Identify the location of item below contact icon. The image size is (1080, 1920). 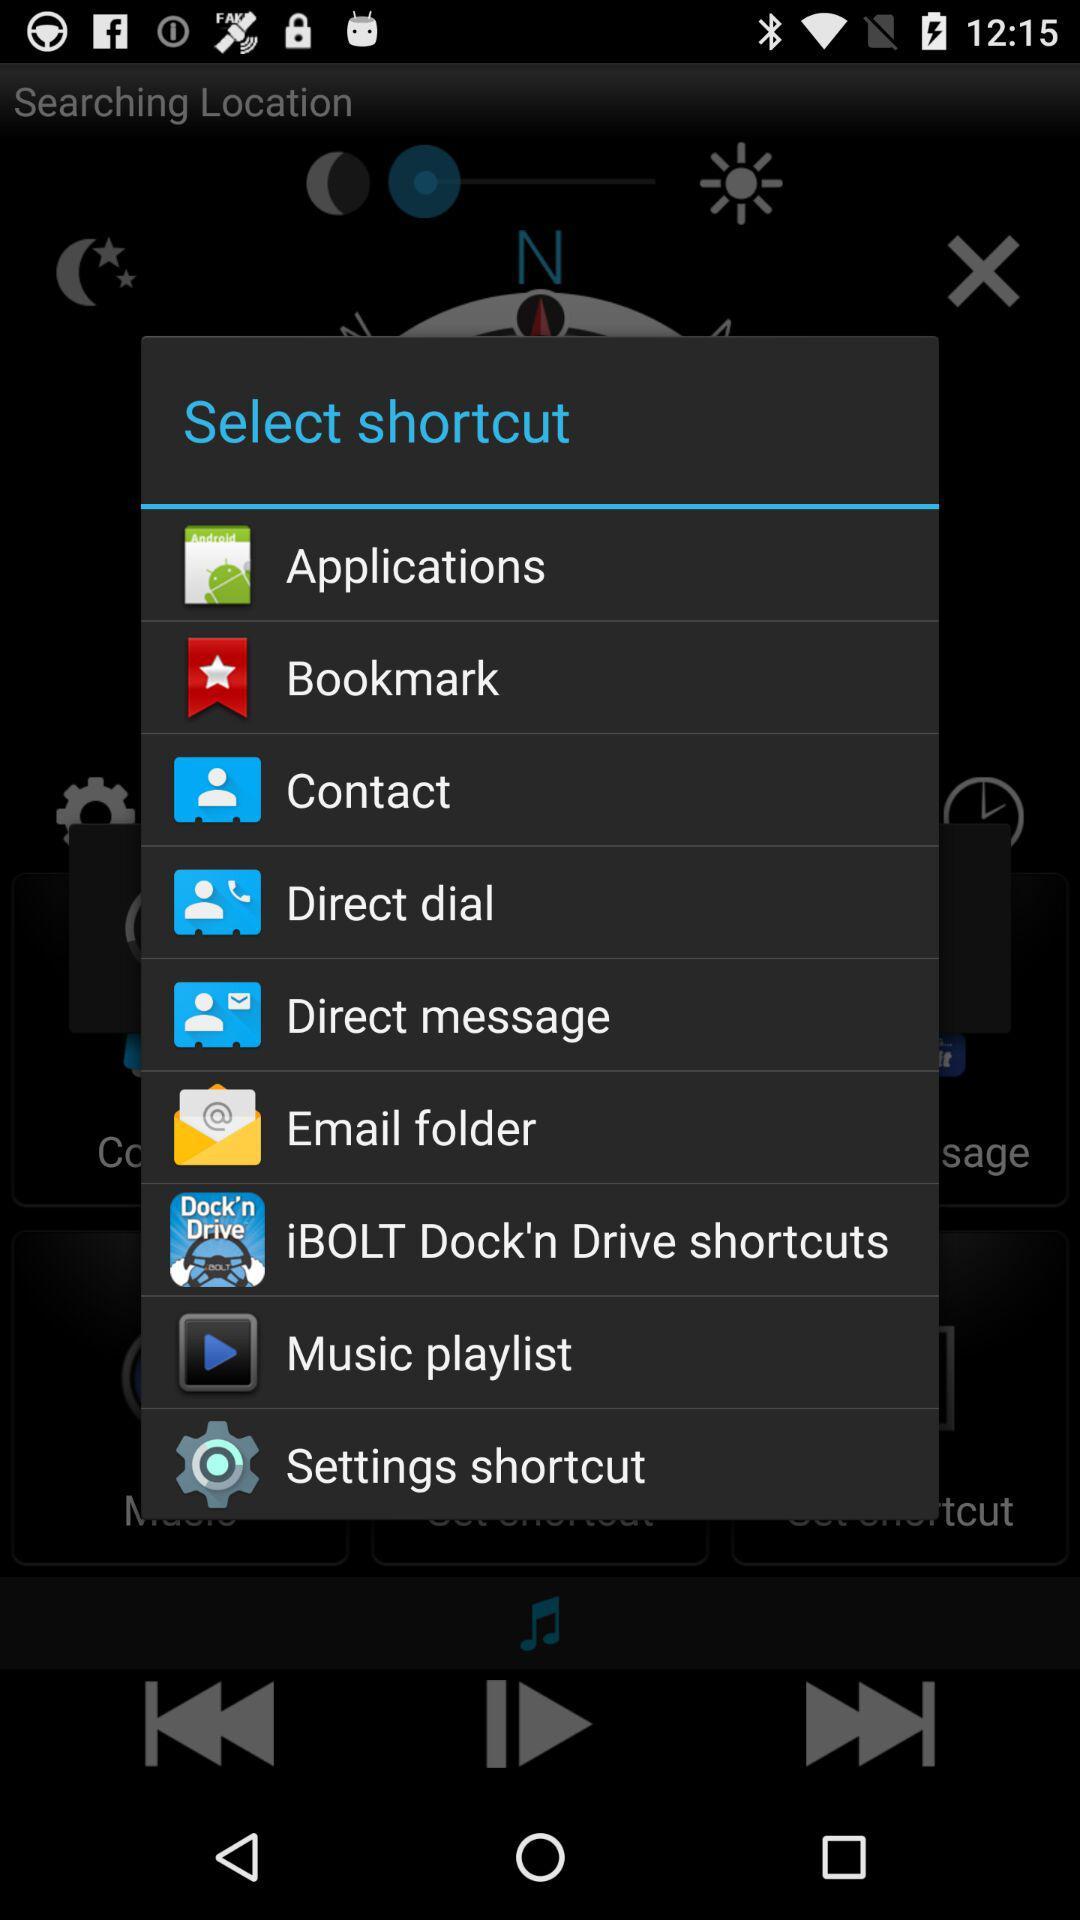
(540, 901).